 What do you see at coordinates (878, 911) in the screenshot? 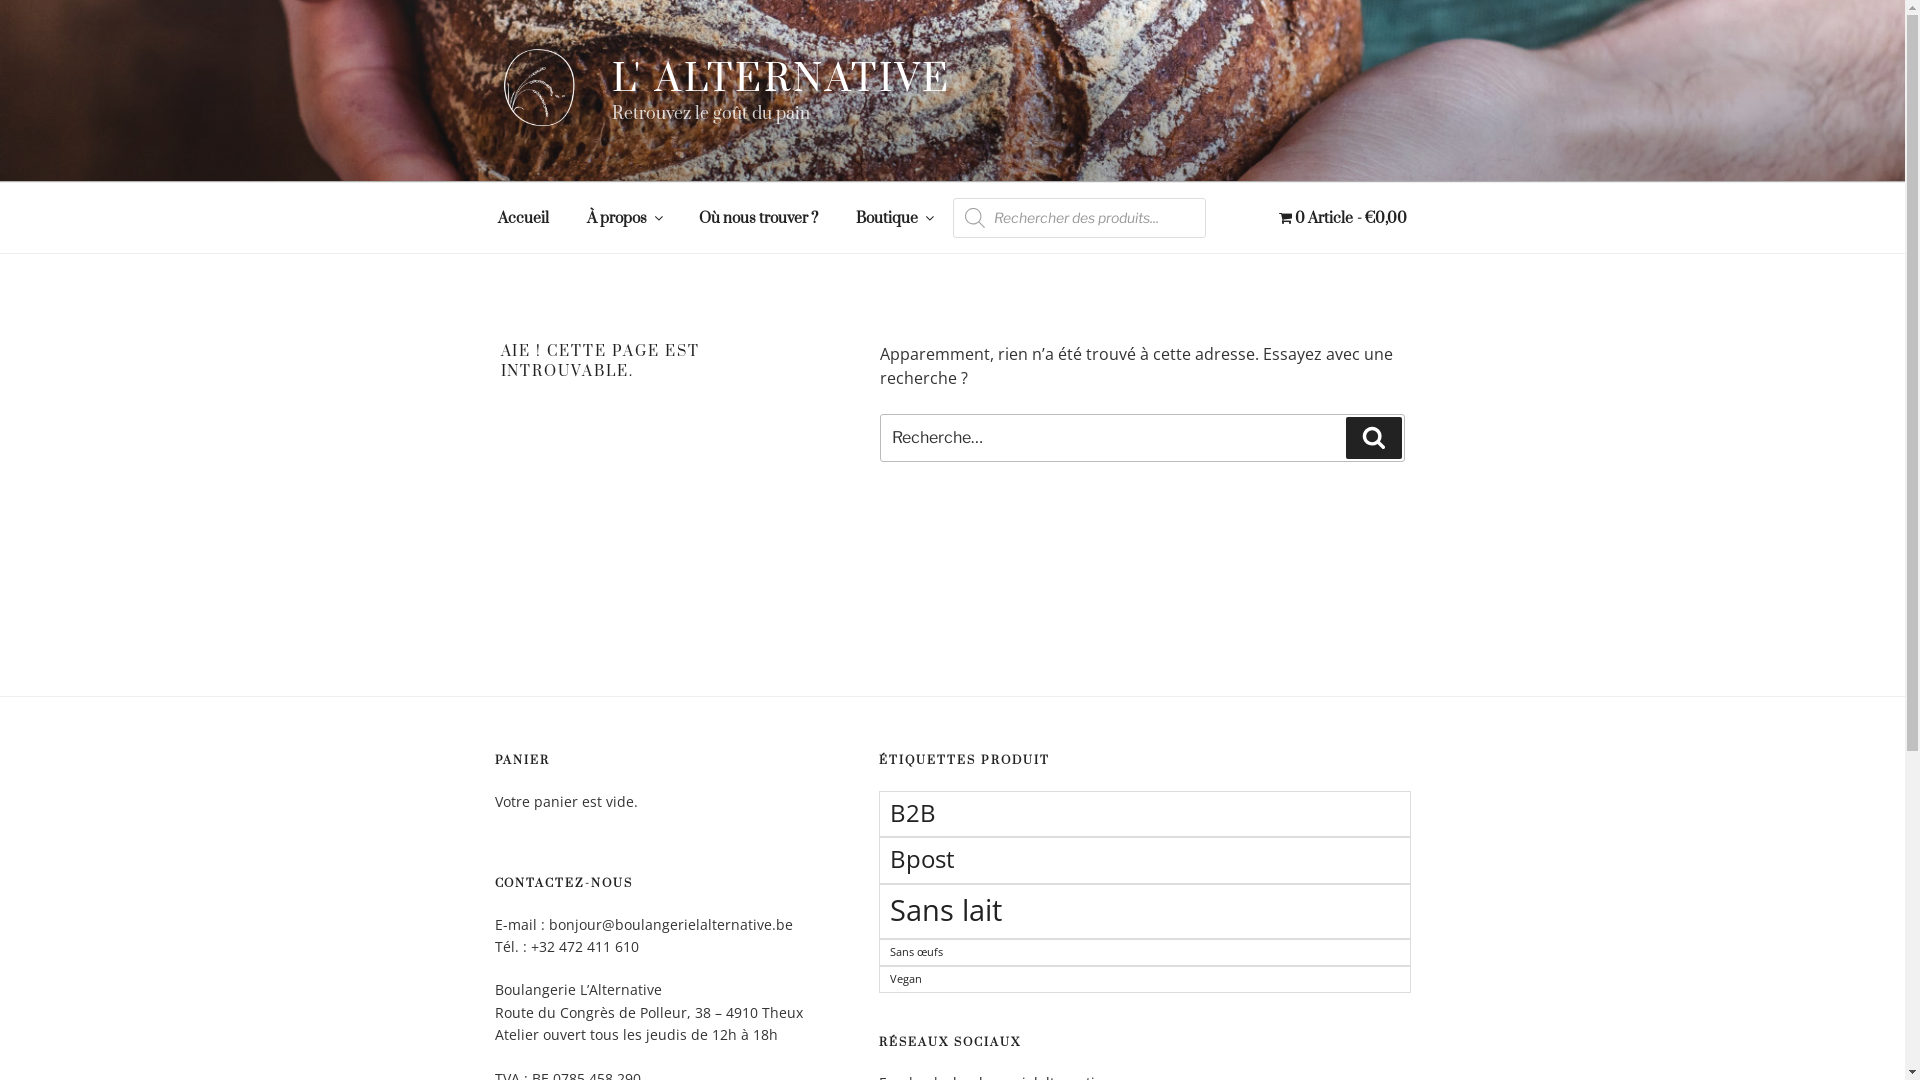
I see `'Sans lait'` at bounding box center [878, 911].